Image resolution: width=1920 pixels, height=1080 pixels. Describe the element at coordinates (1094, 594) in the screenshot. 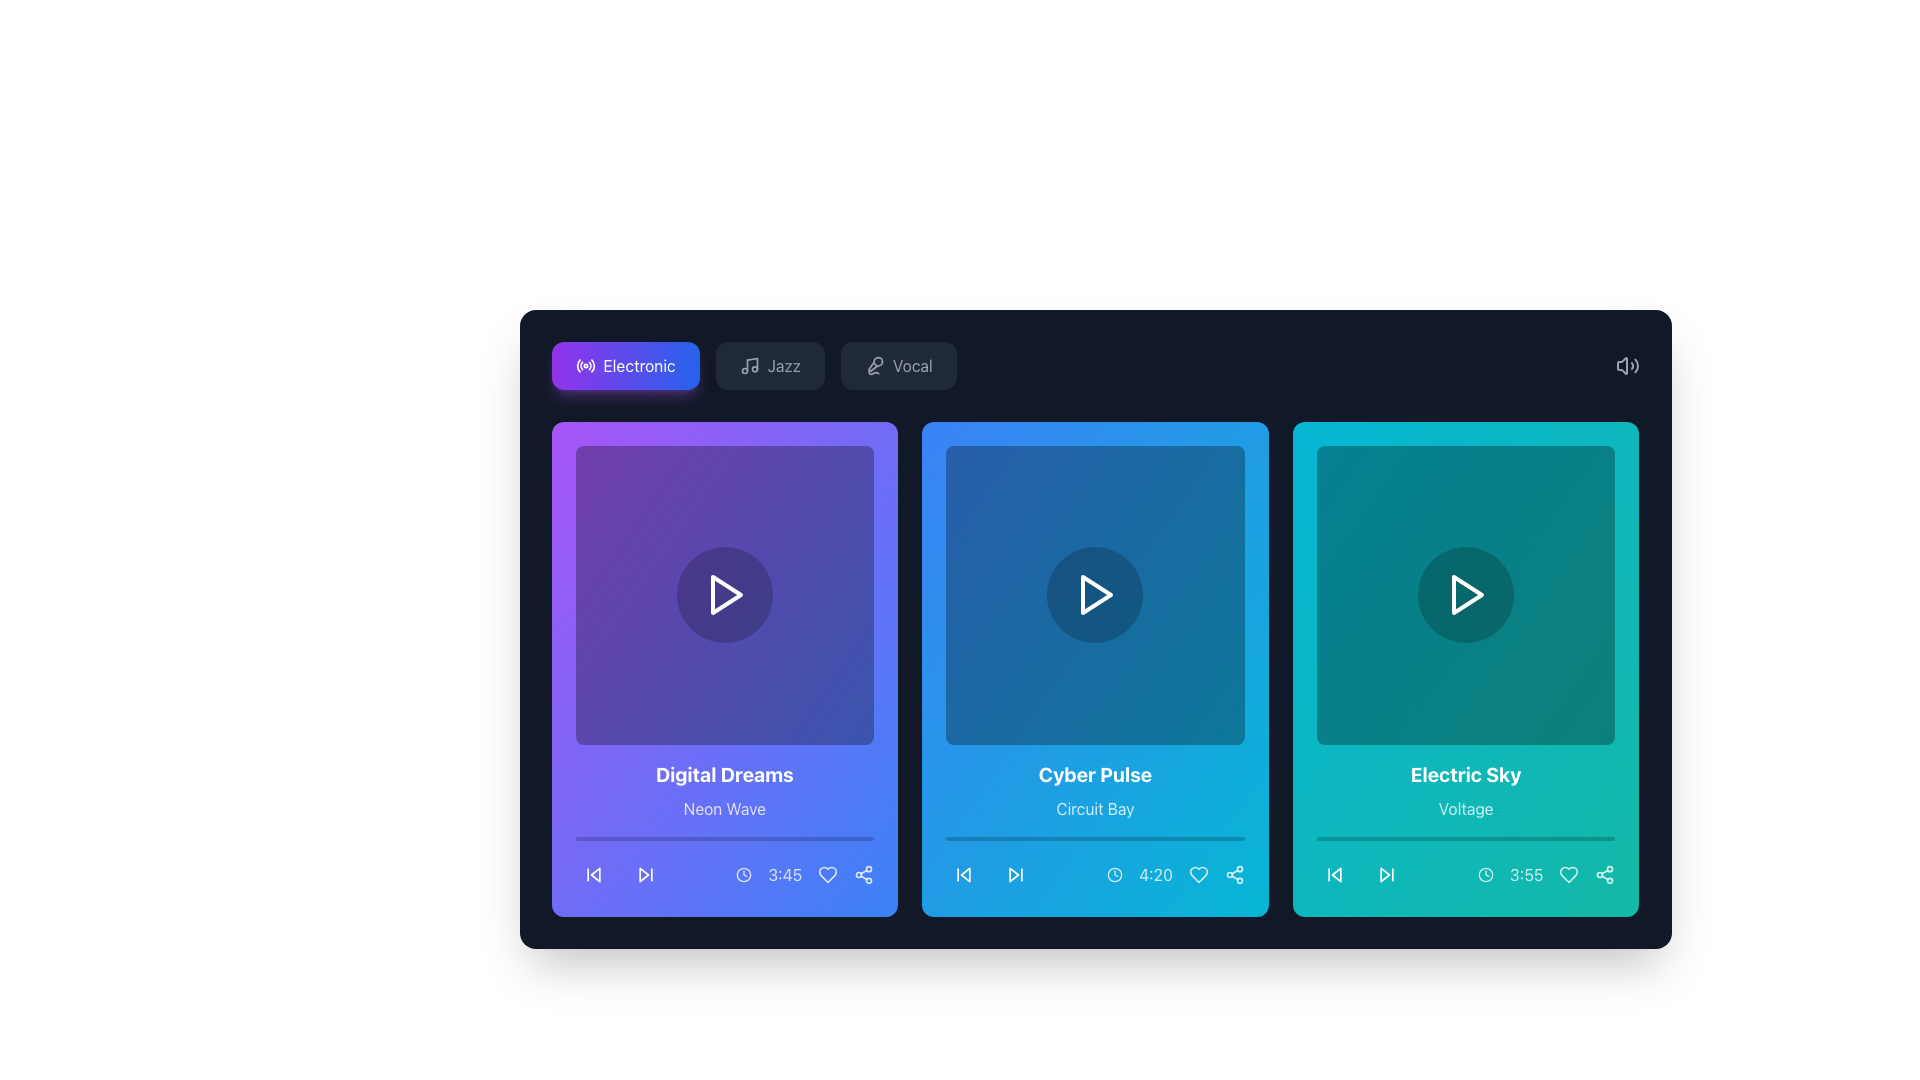

I see `the play button located in the center of the 'Cyber Pulse' card to initiate playback of the associated content` at that location.